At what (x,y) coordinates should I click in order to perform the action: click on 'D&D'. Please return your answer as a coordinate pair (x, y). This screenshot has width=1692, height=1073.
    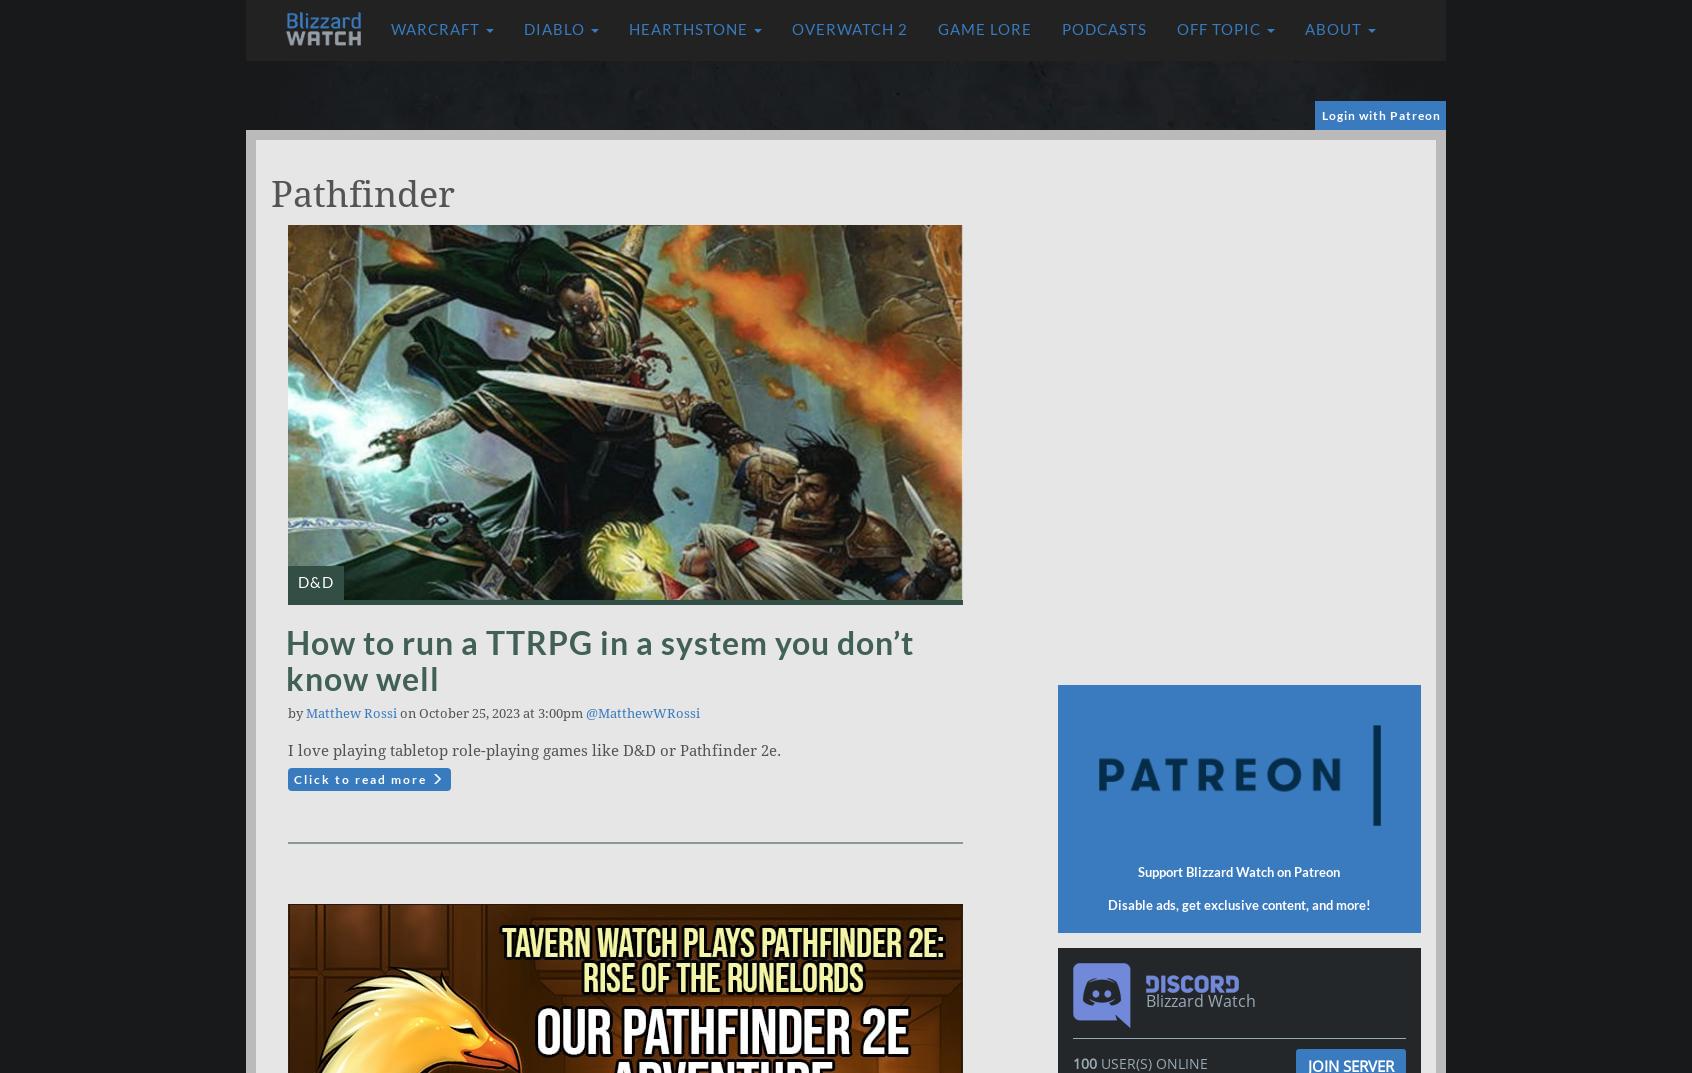
    Looking at the image, I should click on (315, 582).